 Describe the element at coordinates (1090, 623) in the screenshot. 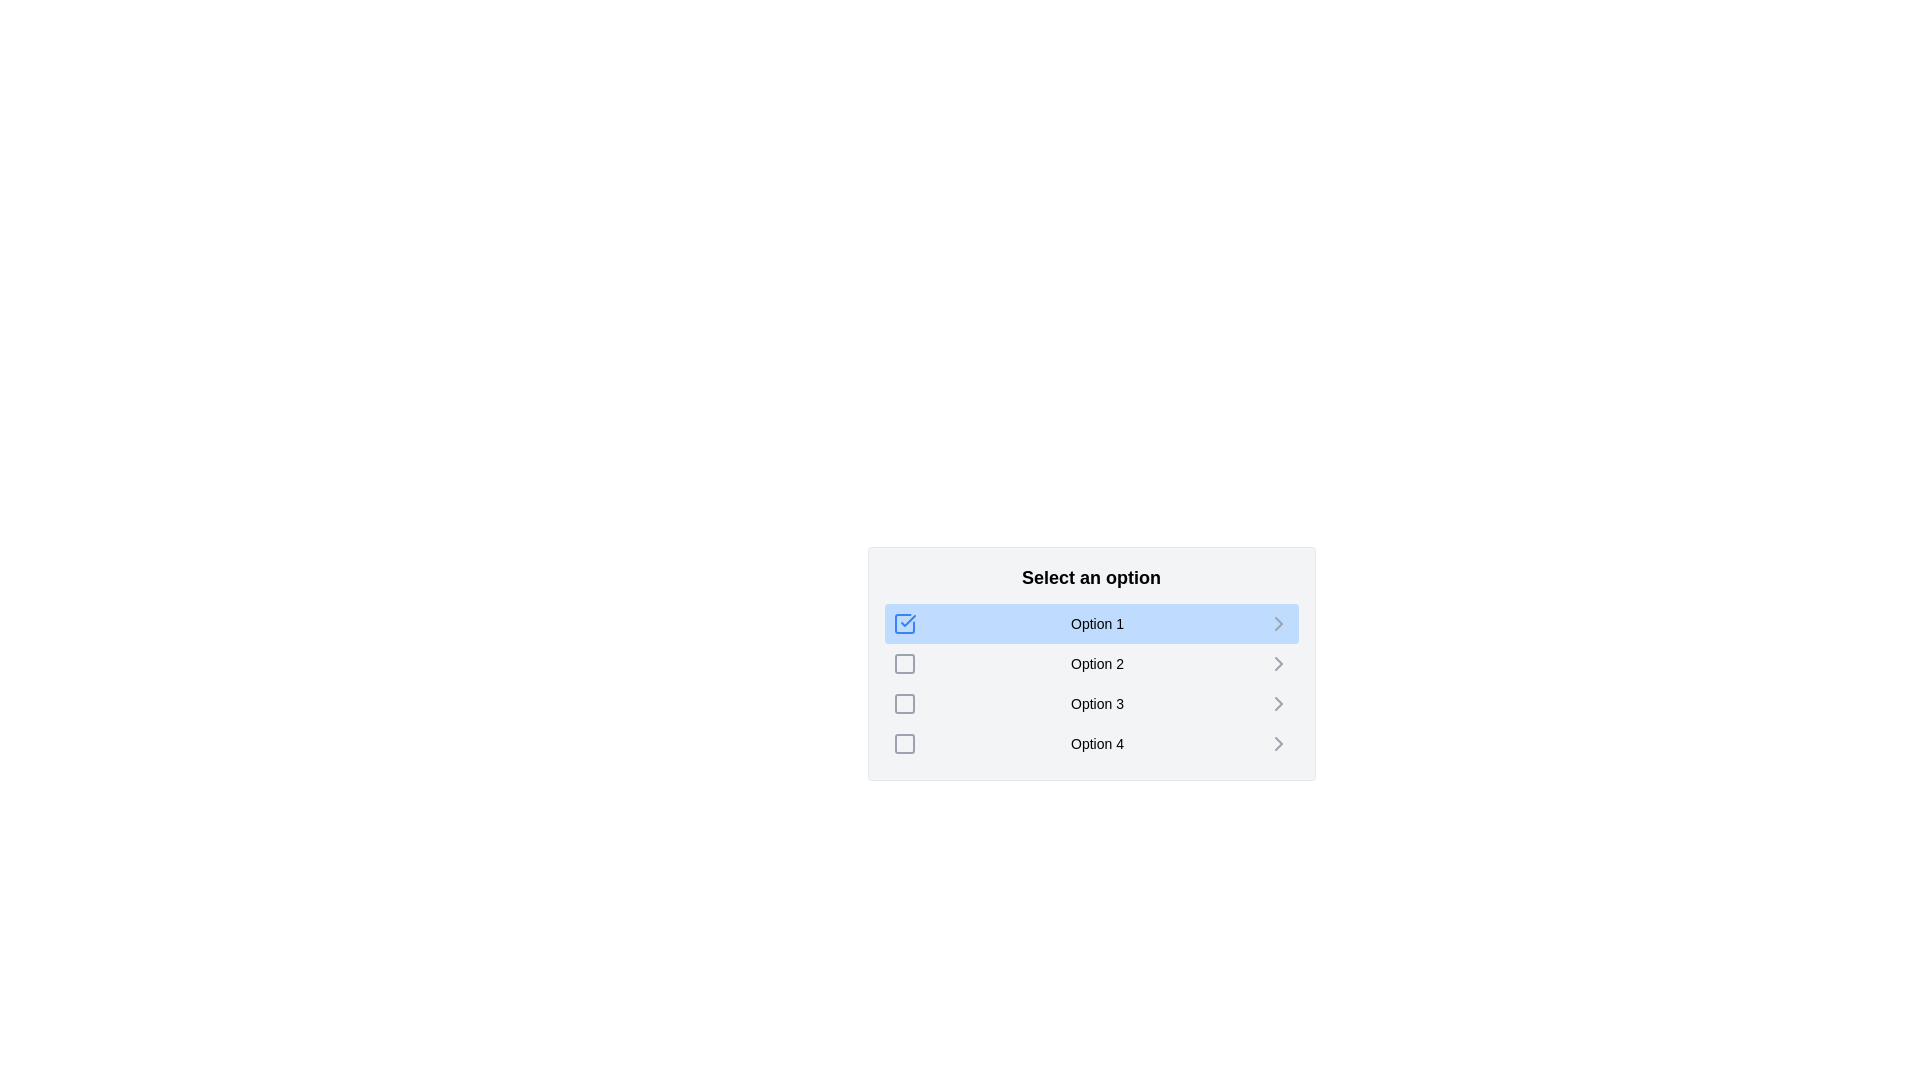

I see `the text label 'Option 1' of the interactive list item with a checkbox to focus` at that location.